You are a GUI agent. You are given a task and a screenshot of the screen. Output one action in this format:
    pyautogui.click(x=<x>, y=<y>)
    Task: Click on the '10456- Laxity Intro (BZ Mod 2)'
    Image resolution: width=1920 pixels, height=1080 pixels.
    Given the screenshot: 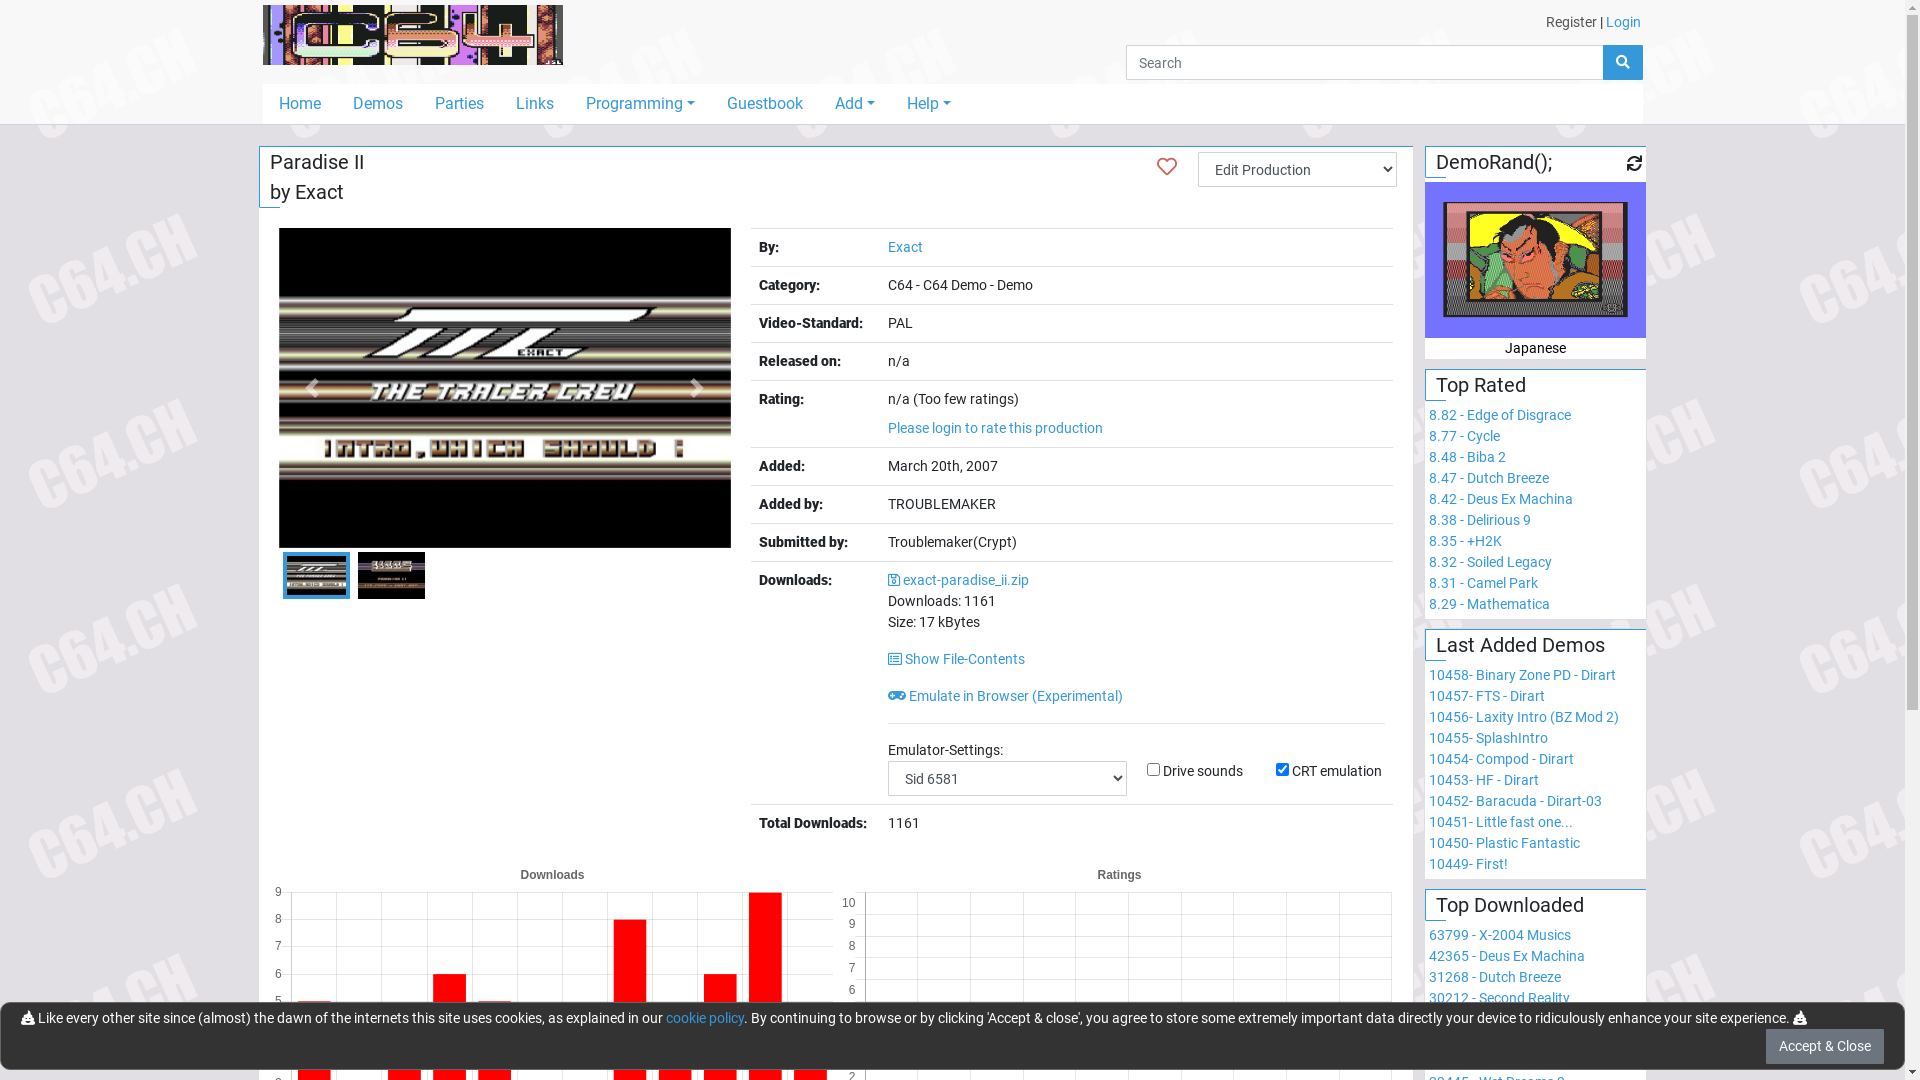 What is the action you would take?
    pyautogui.click(x=1522, y=716)
    